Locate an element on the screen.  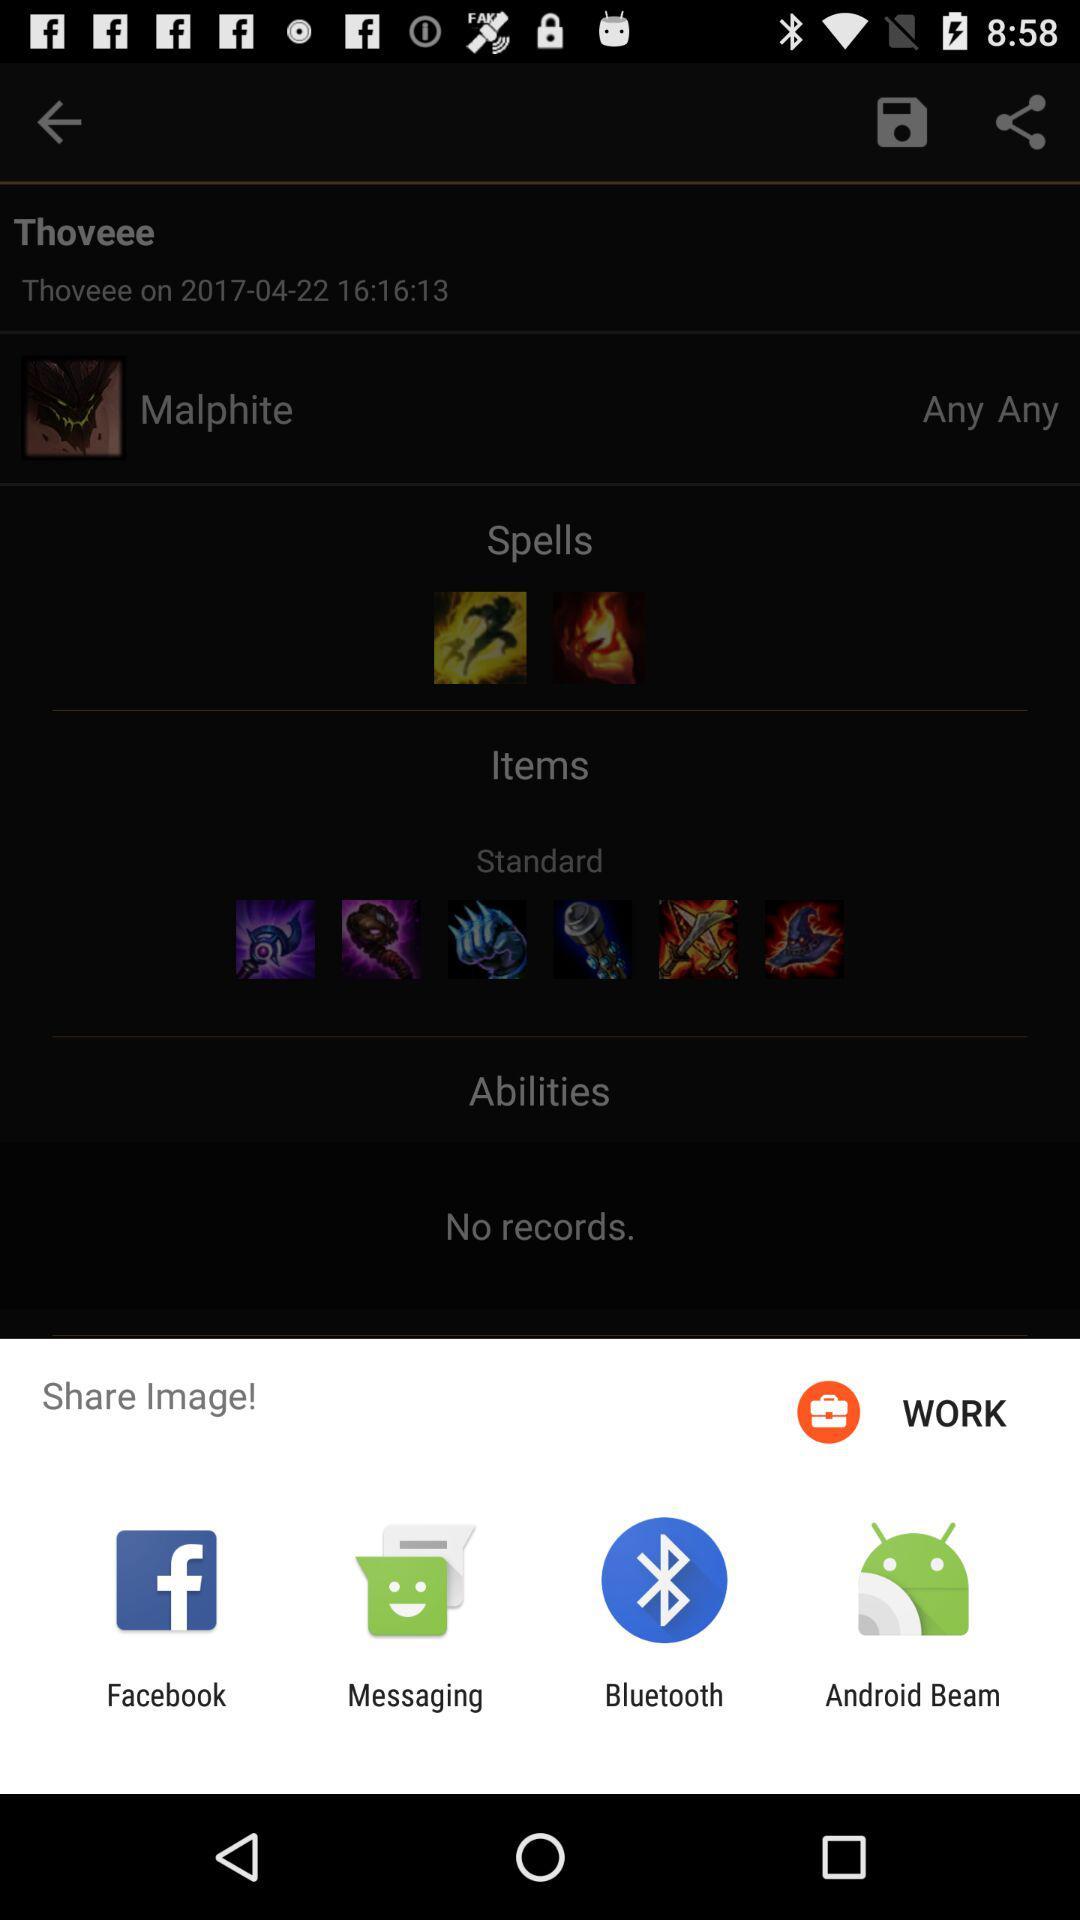
the app to the right of facebook is located at coordinates (414, 1711).